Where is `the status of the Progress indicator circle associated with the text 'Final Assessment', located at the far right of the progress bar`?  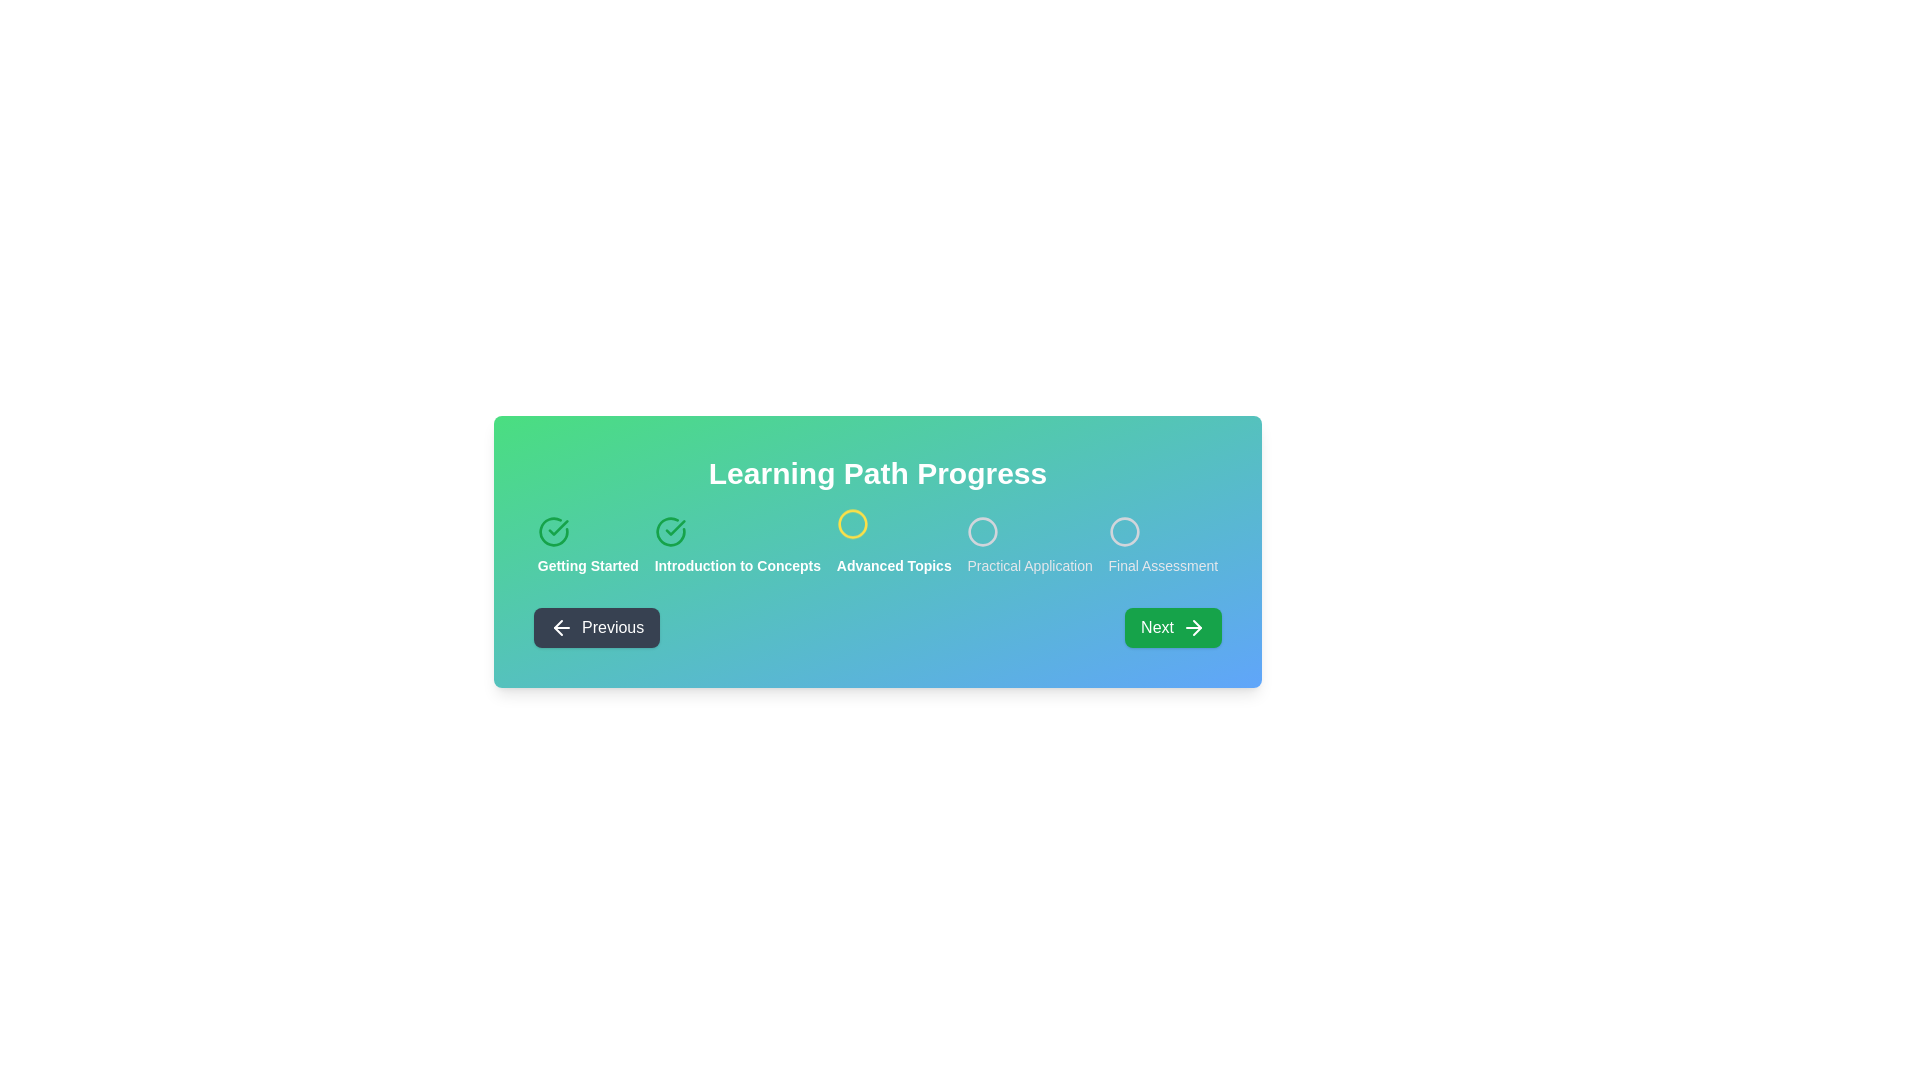
the status of the Progress indicator circle associated with the text 'Final Assessment', located at the far right of the progress bar is located at coordinates (1124, 531).